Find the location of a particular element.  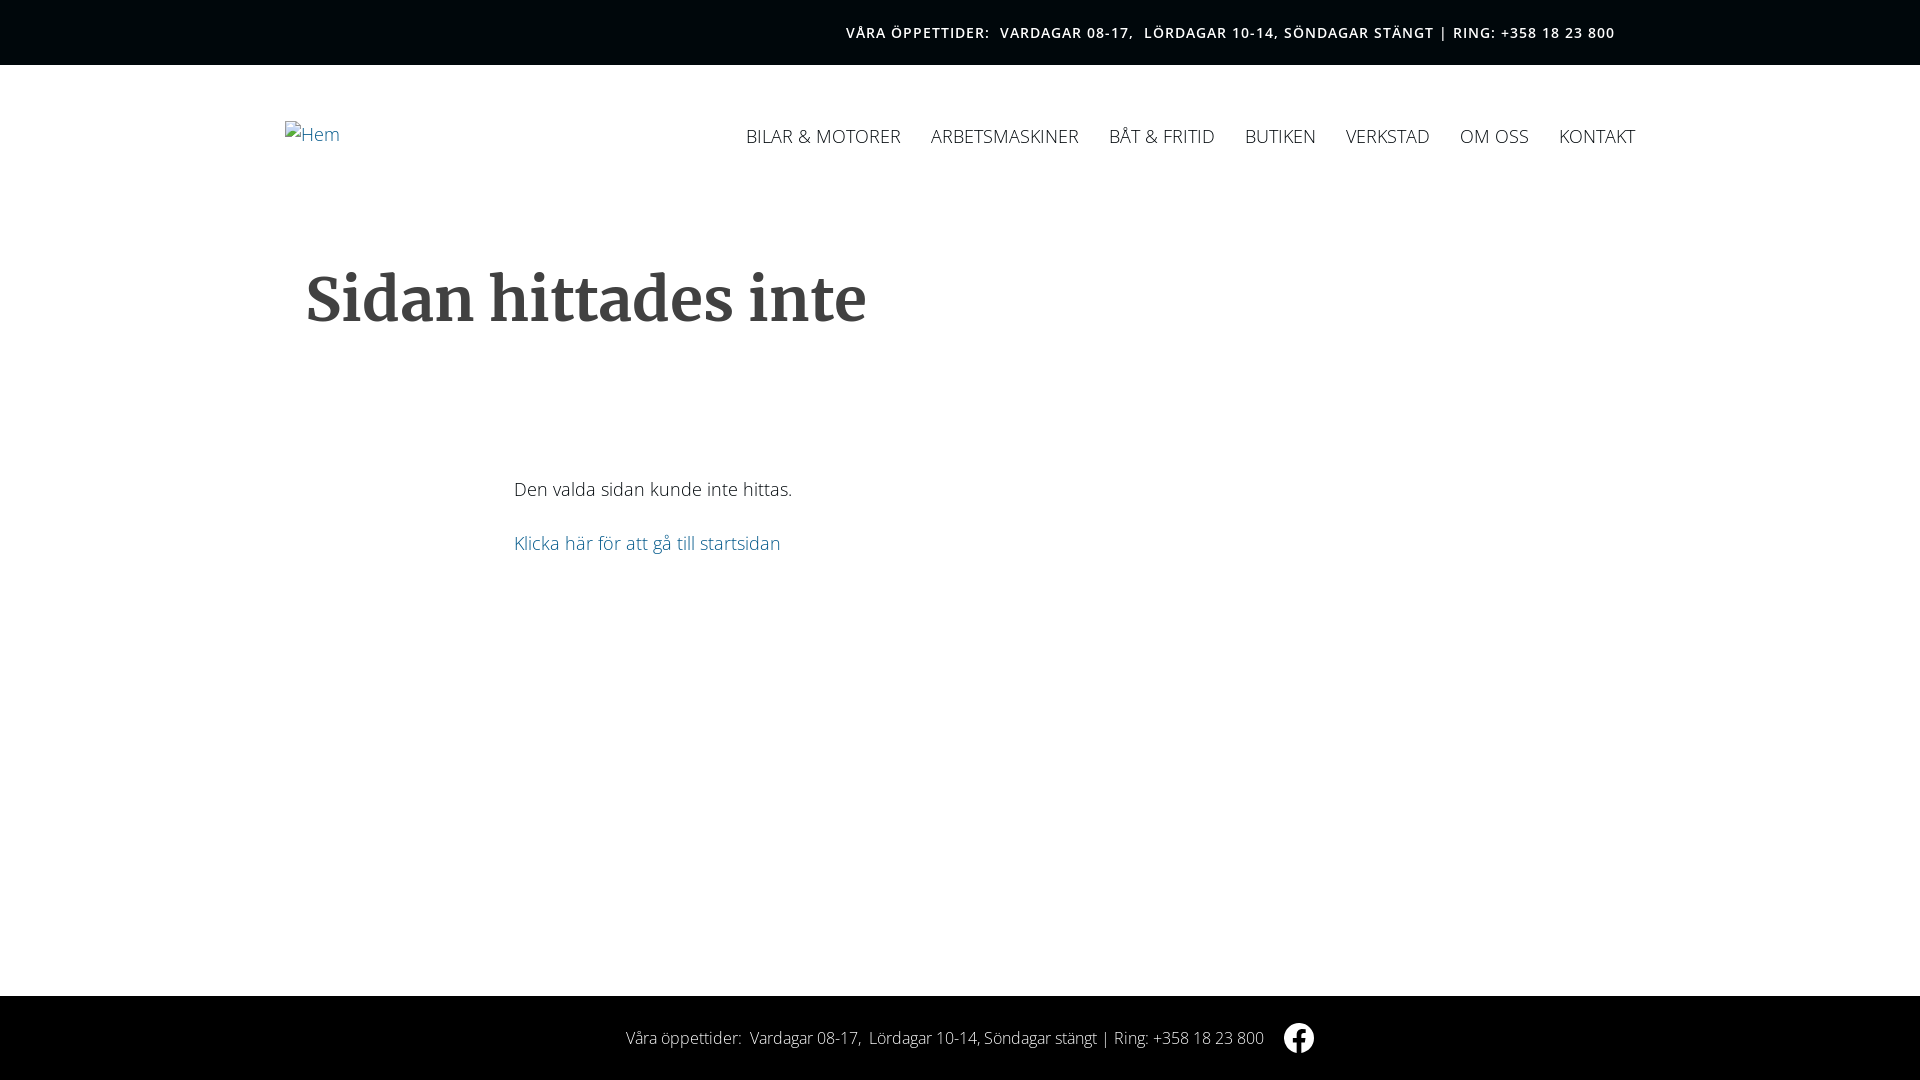

'+358 18 23 800' is located at coordinates (1207, 1036).